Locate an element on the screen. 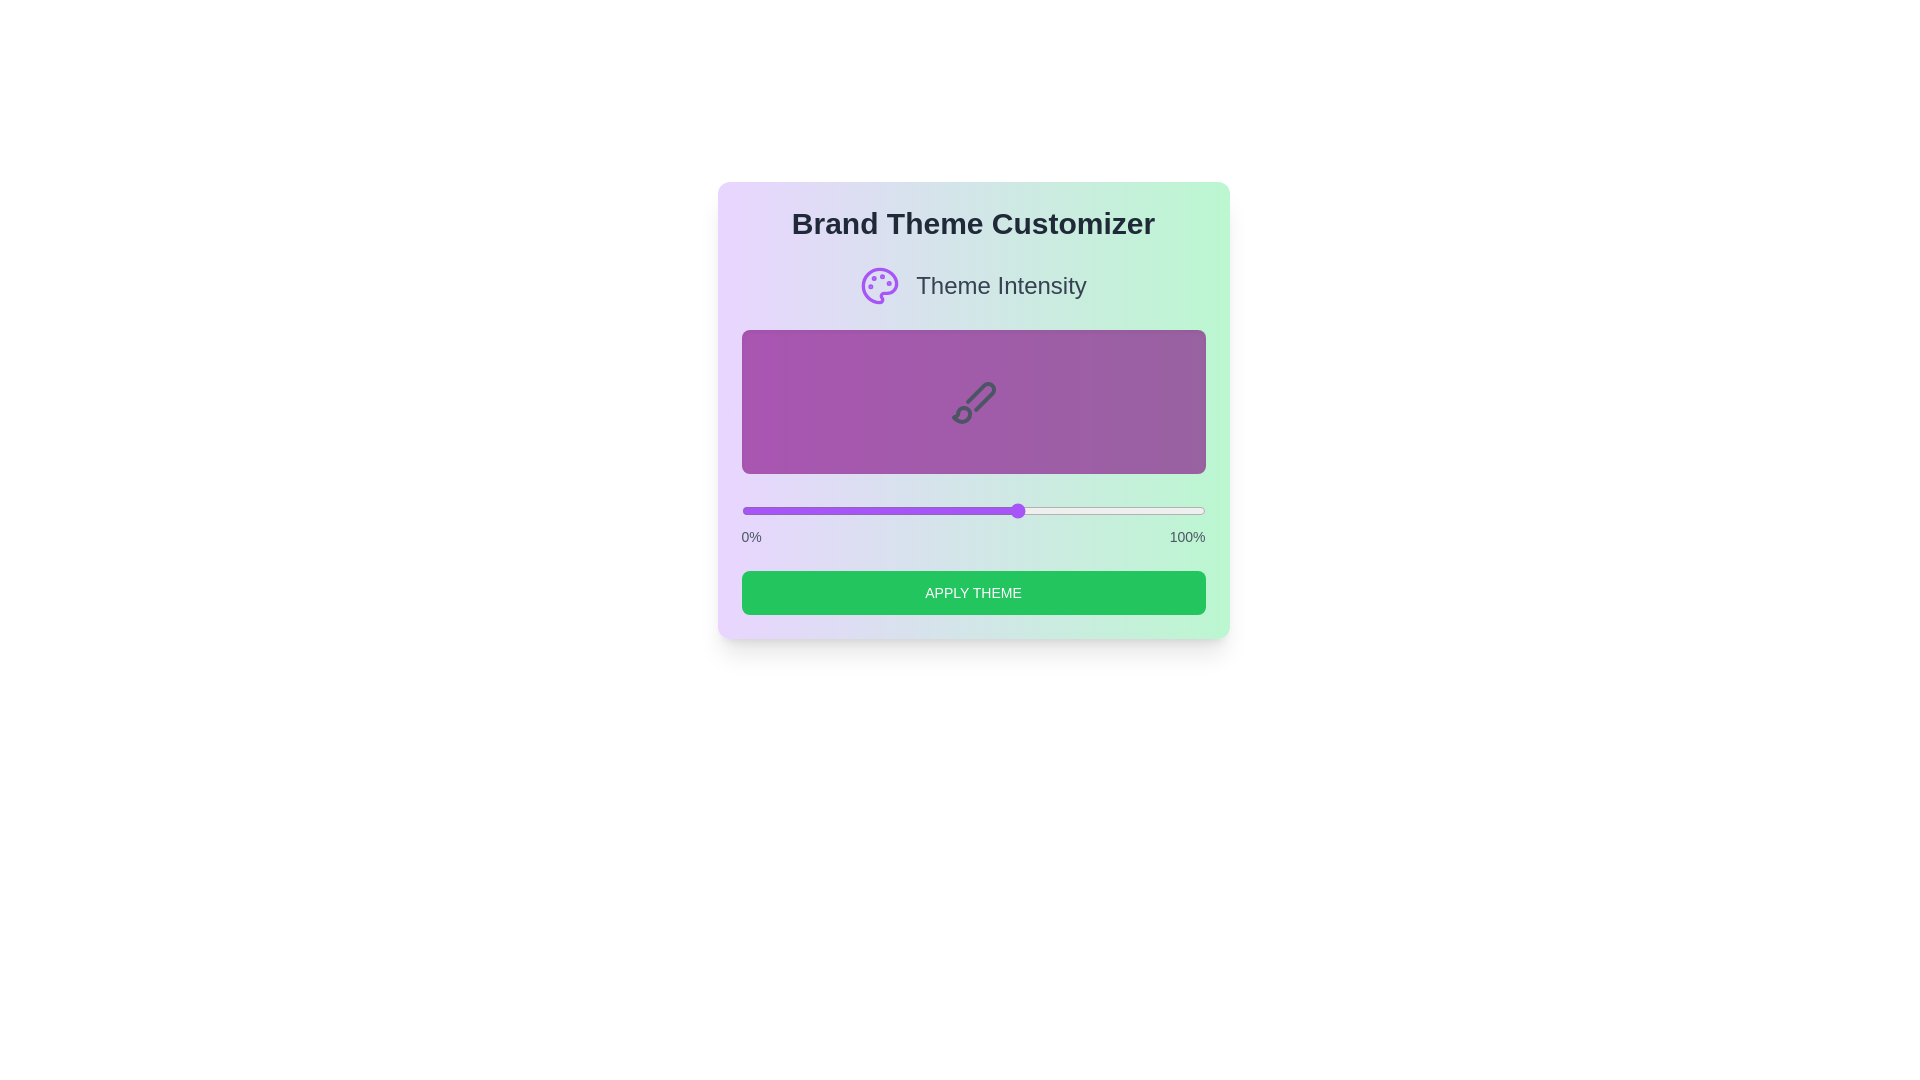  the theme intensity to 11 percent using the slider is located at coordinates (791, 509).